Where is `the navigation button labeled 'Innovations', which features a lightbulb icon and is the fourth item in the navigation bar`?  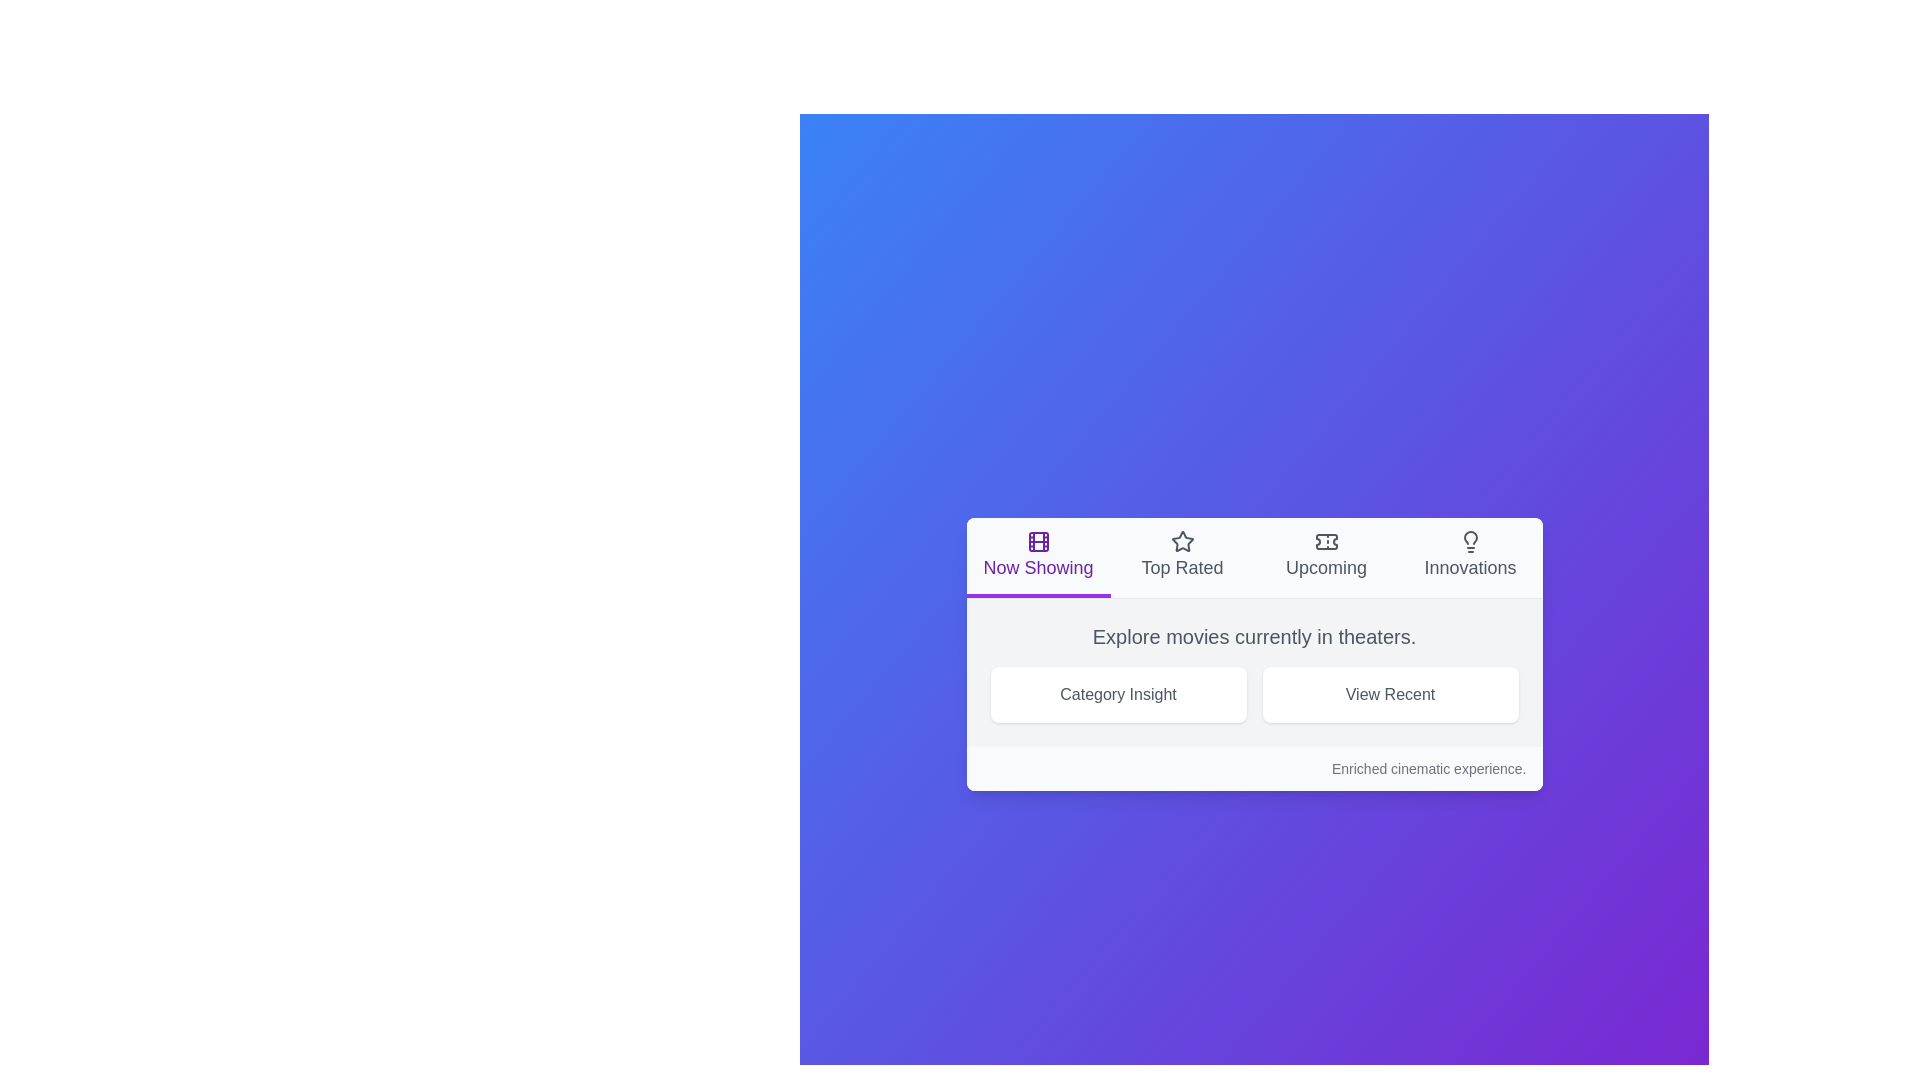 the navigation button labeled 'Innovations', which features a lightbulb icon and is the fourth item in the navigation bar is located at coordinates (1470, 557).